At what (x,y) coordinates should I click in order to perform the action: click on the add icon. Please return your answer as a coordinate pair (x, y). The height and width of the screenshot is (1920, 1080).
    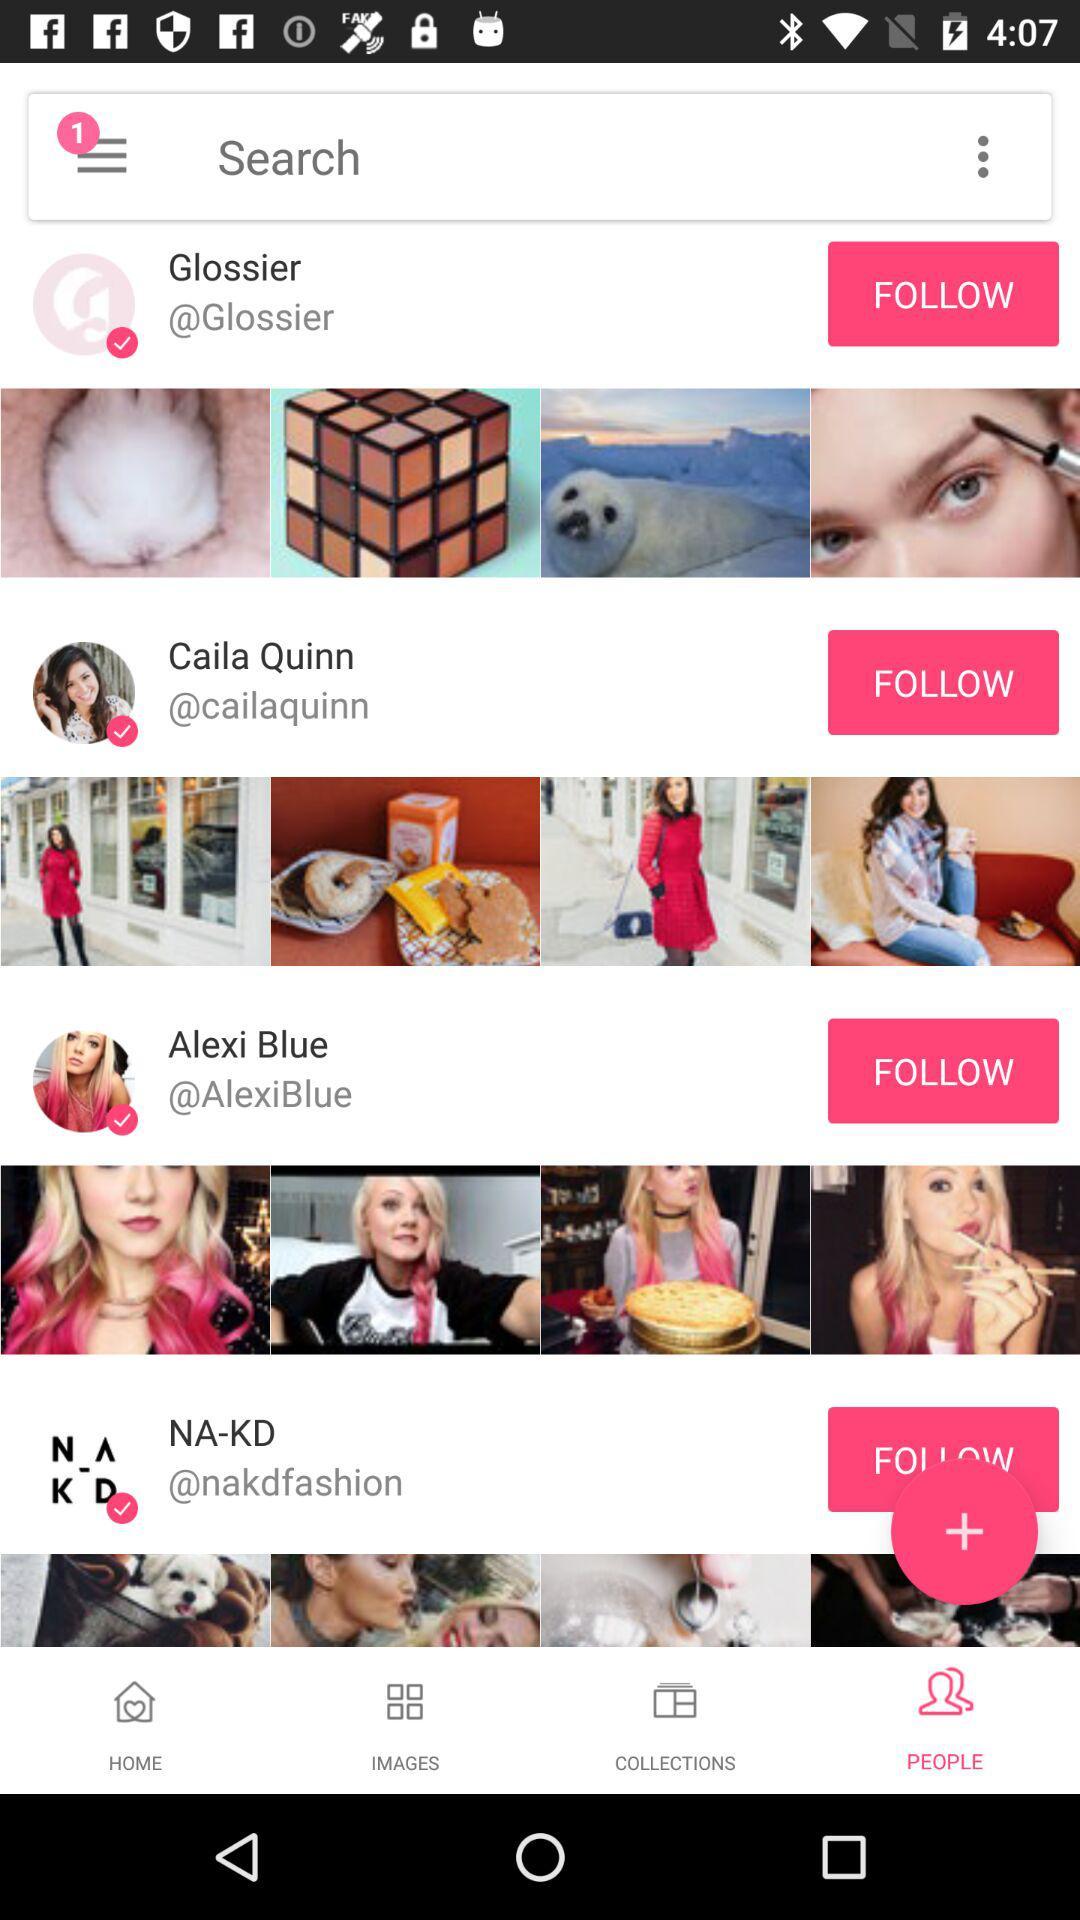
    Looking at the image, I should click on (963, 1530).